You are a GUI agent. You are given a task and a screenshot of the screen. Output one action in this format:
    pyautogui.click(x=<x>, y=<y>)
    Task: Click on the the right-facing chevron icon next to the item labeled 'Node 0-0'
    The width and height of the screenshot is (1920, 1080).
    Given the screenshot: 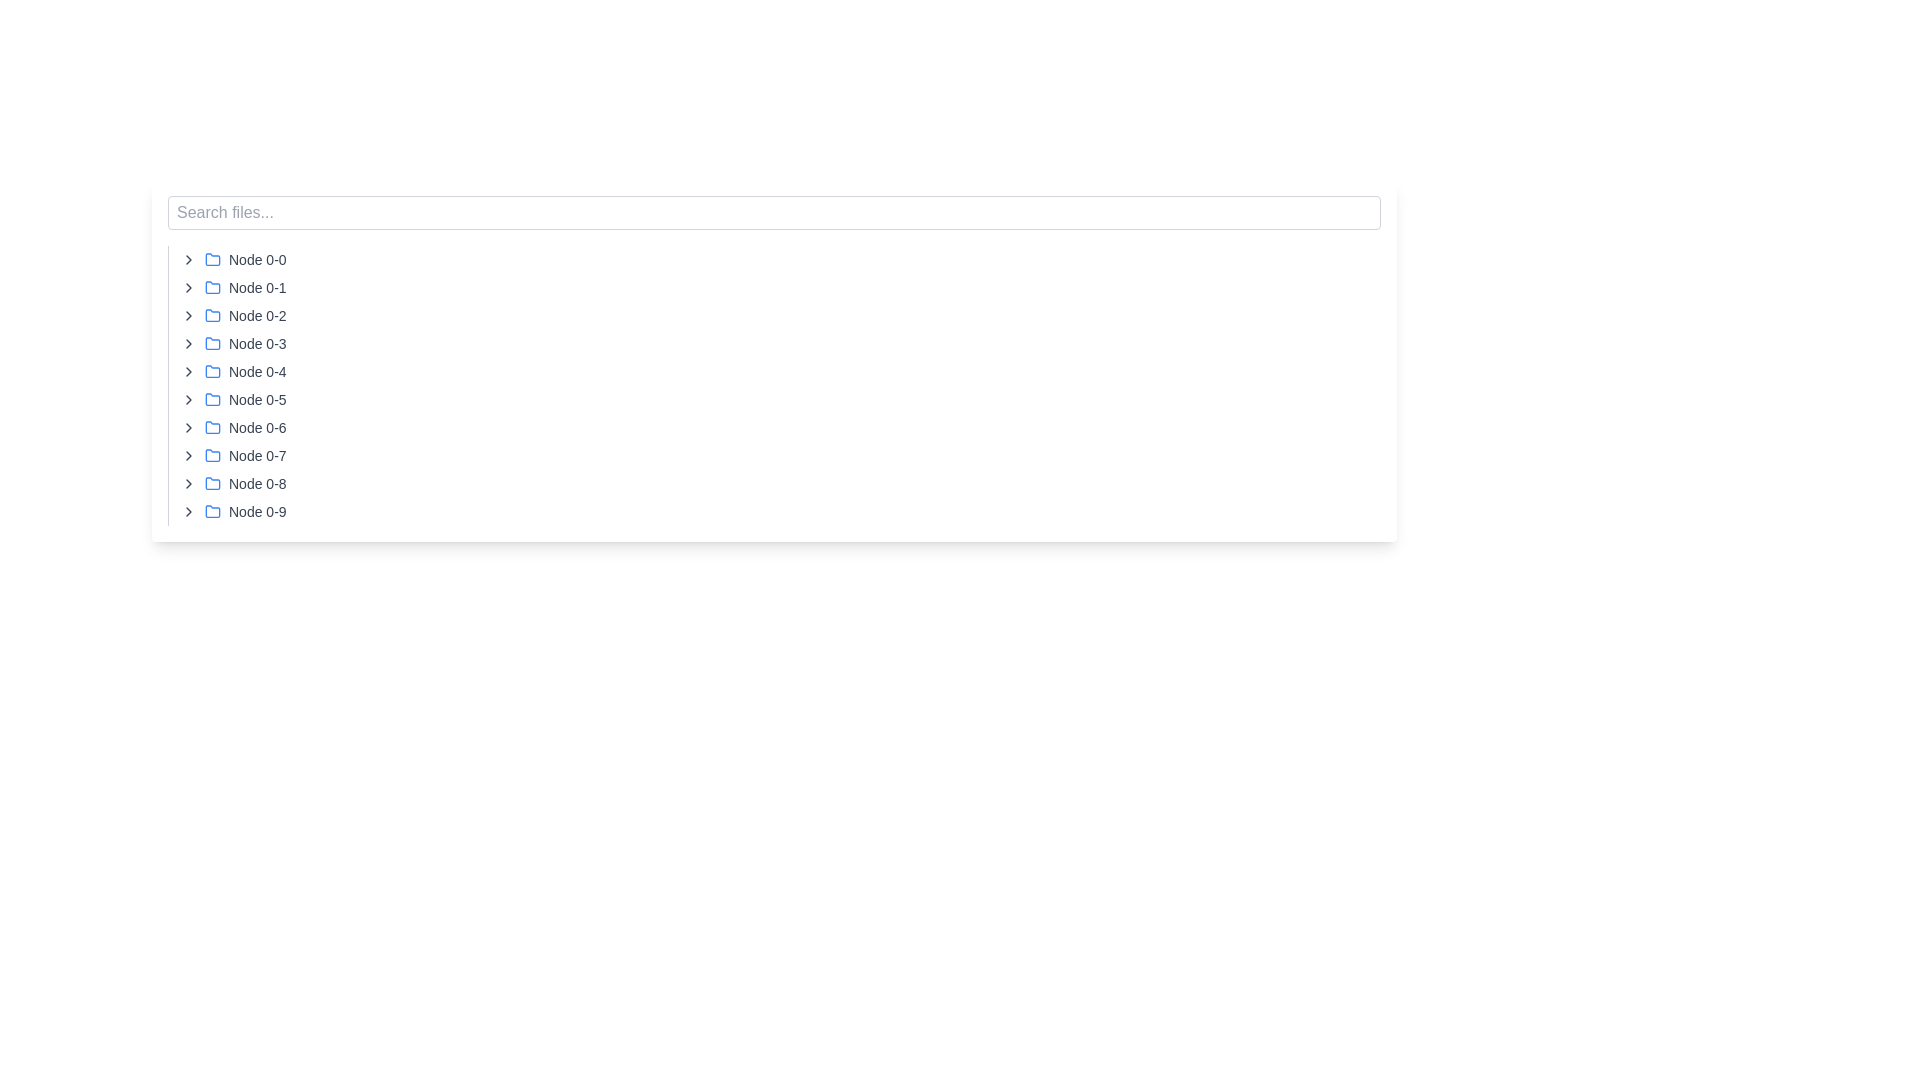 What is the action you would take?
    pyautogui.click(x=188, y=258)
    